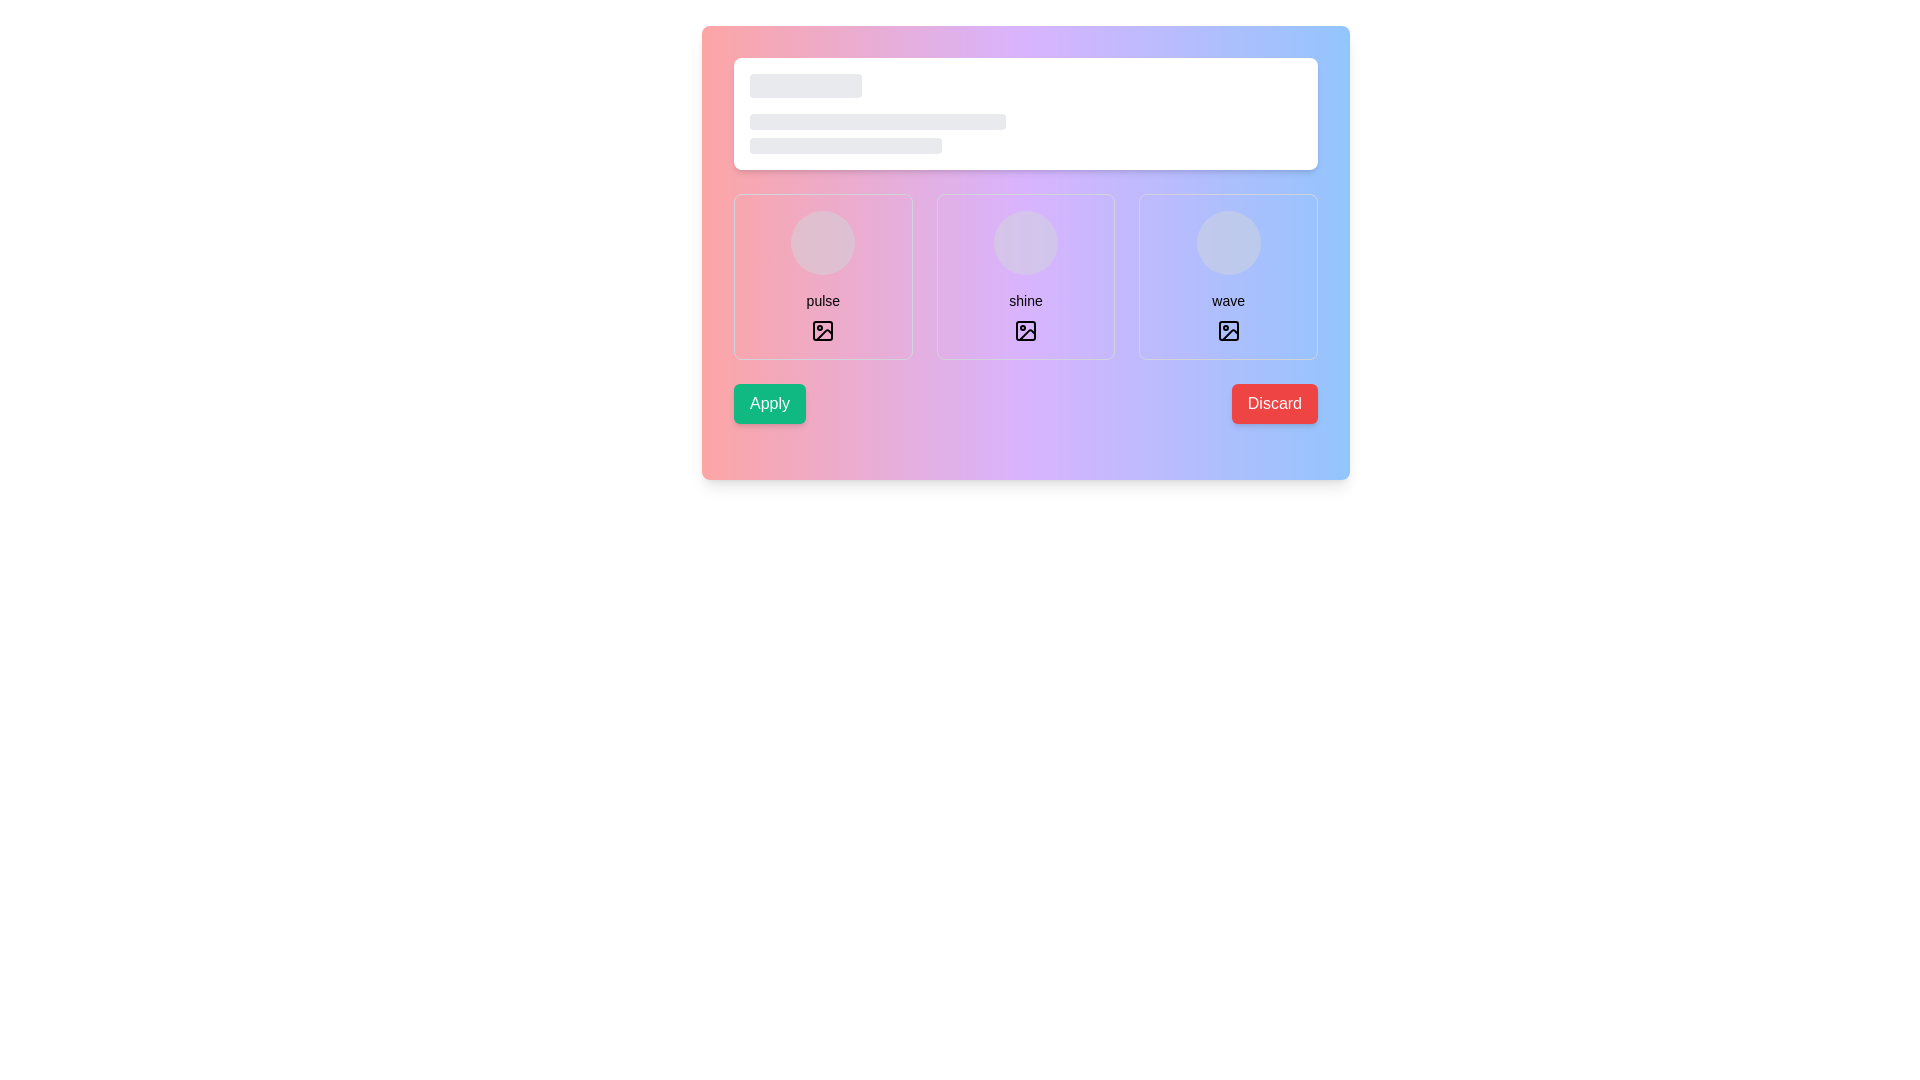  Describe the element at coordinates (1273, 404) in the screenshot. I see `the red rectangular button labeled 'Discard'` at that location.